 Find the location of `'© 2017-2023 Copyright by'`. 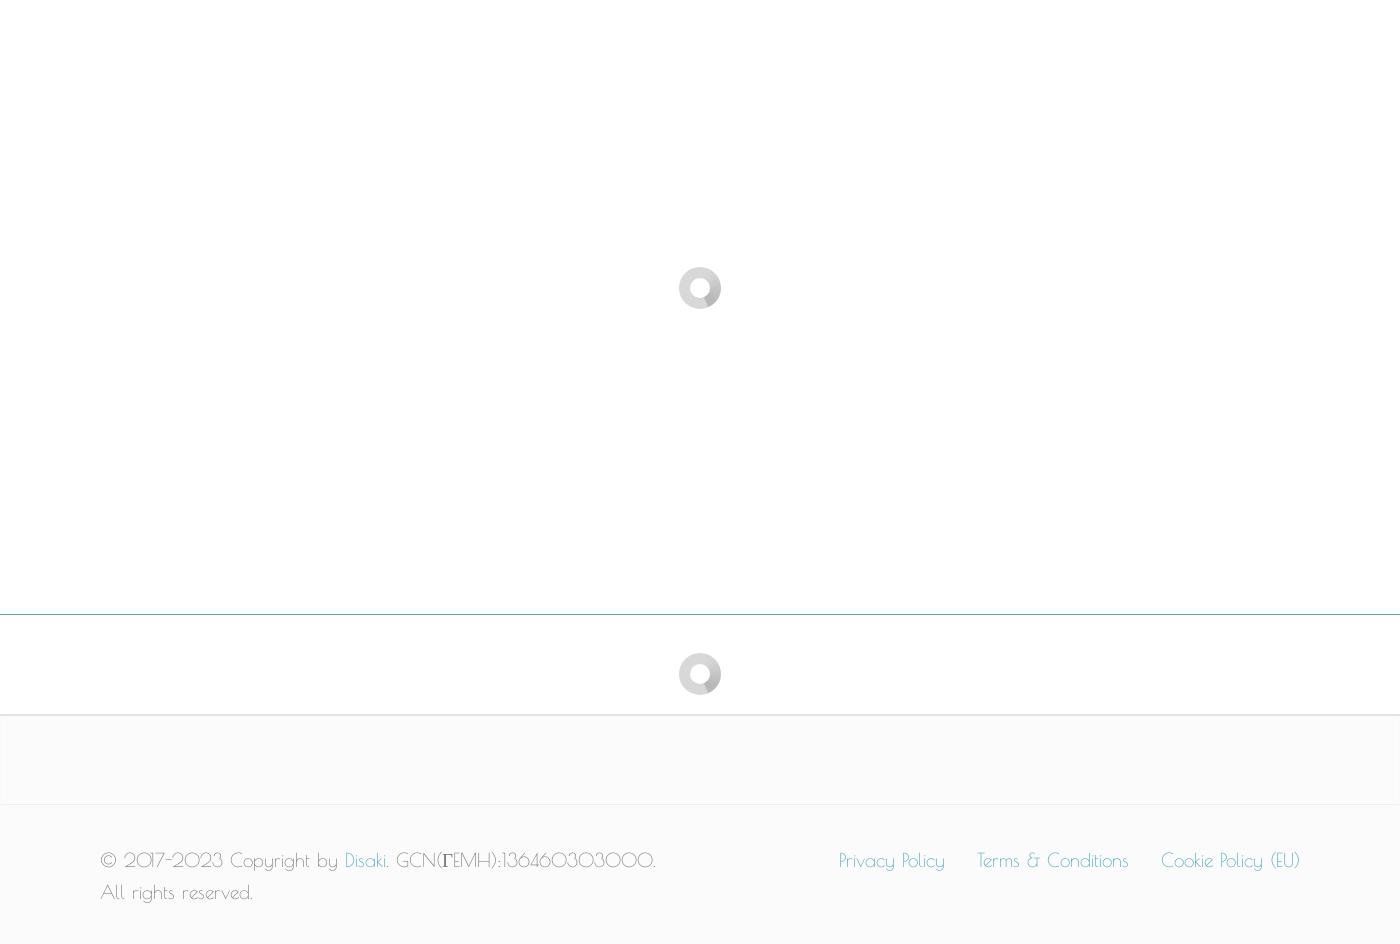

'© 2017-2023 Copyright by' is located at coordinates (221, 859).